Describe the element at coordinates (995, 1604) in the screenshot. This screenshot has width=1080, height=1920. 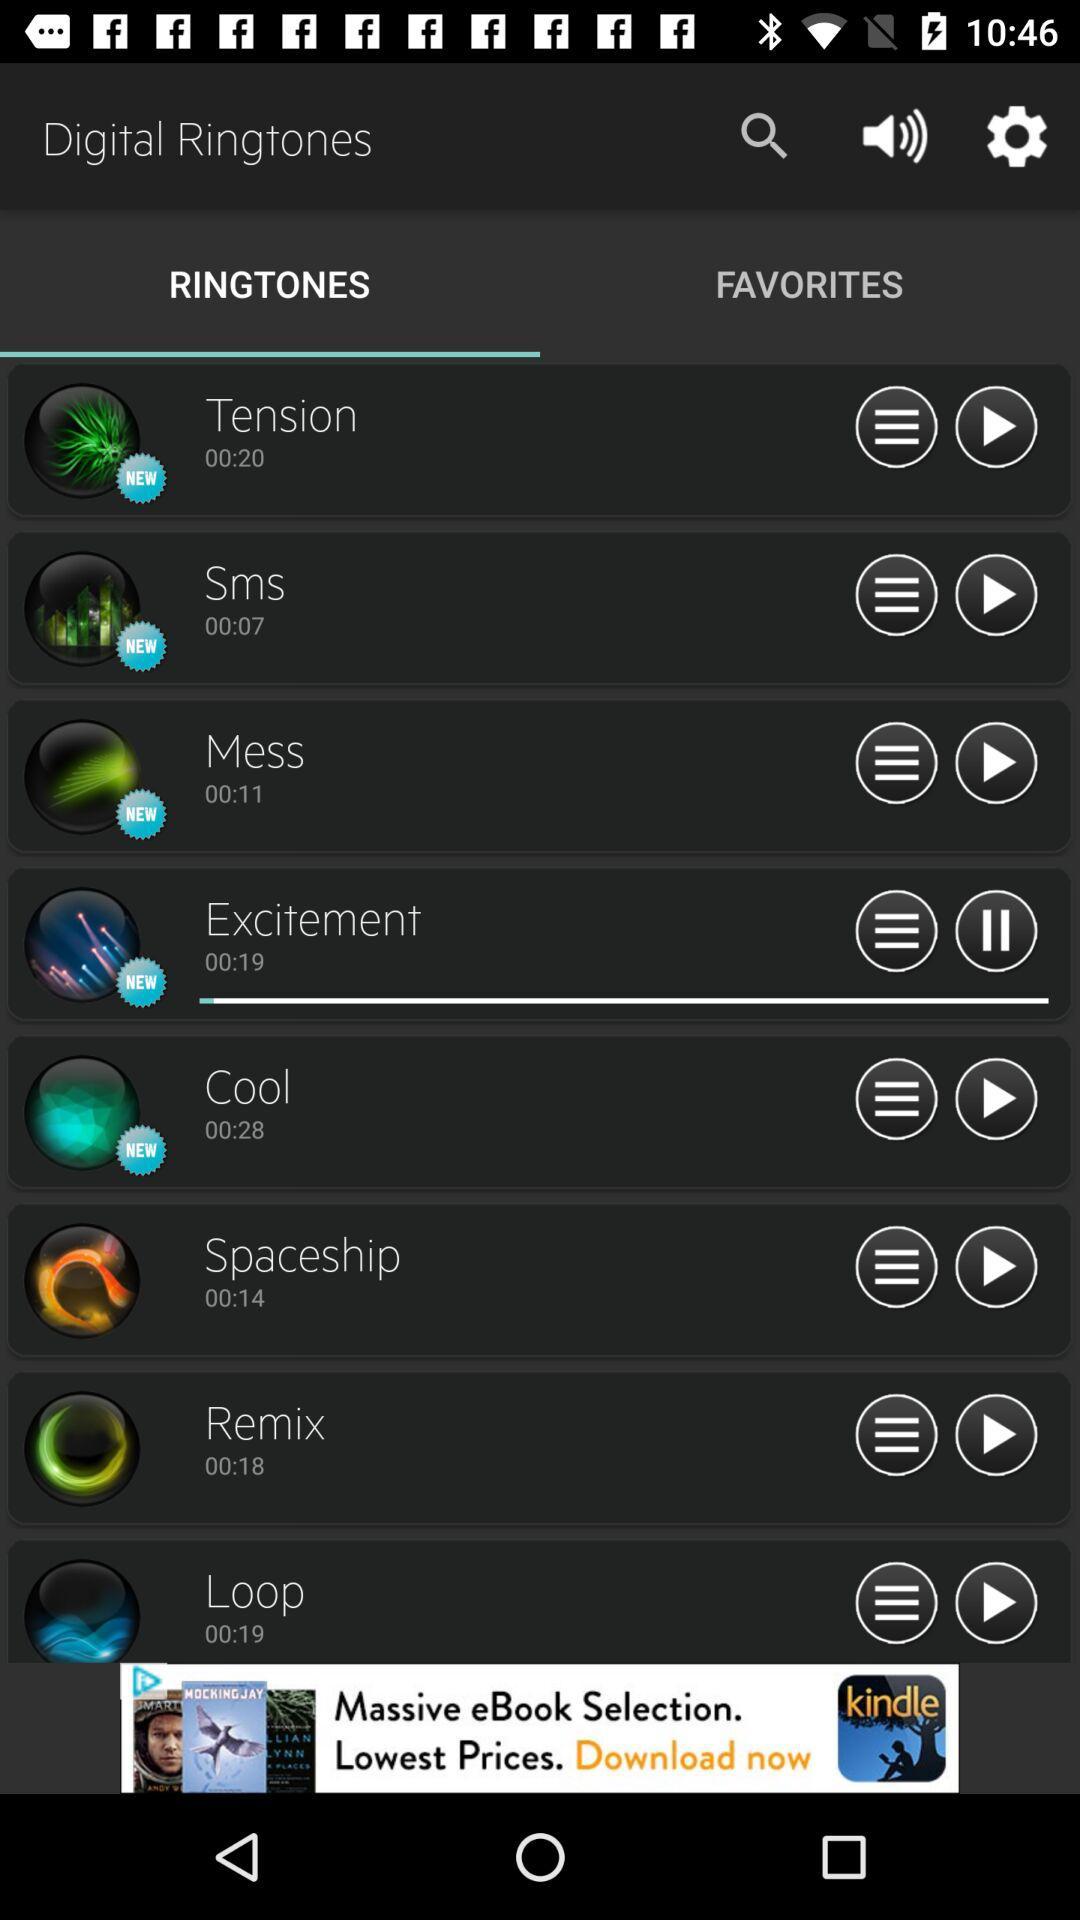
I see `button for ringtone loop` at that location.